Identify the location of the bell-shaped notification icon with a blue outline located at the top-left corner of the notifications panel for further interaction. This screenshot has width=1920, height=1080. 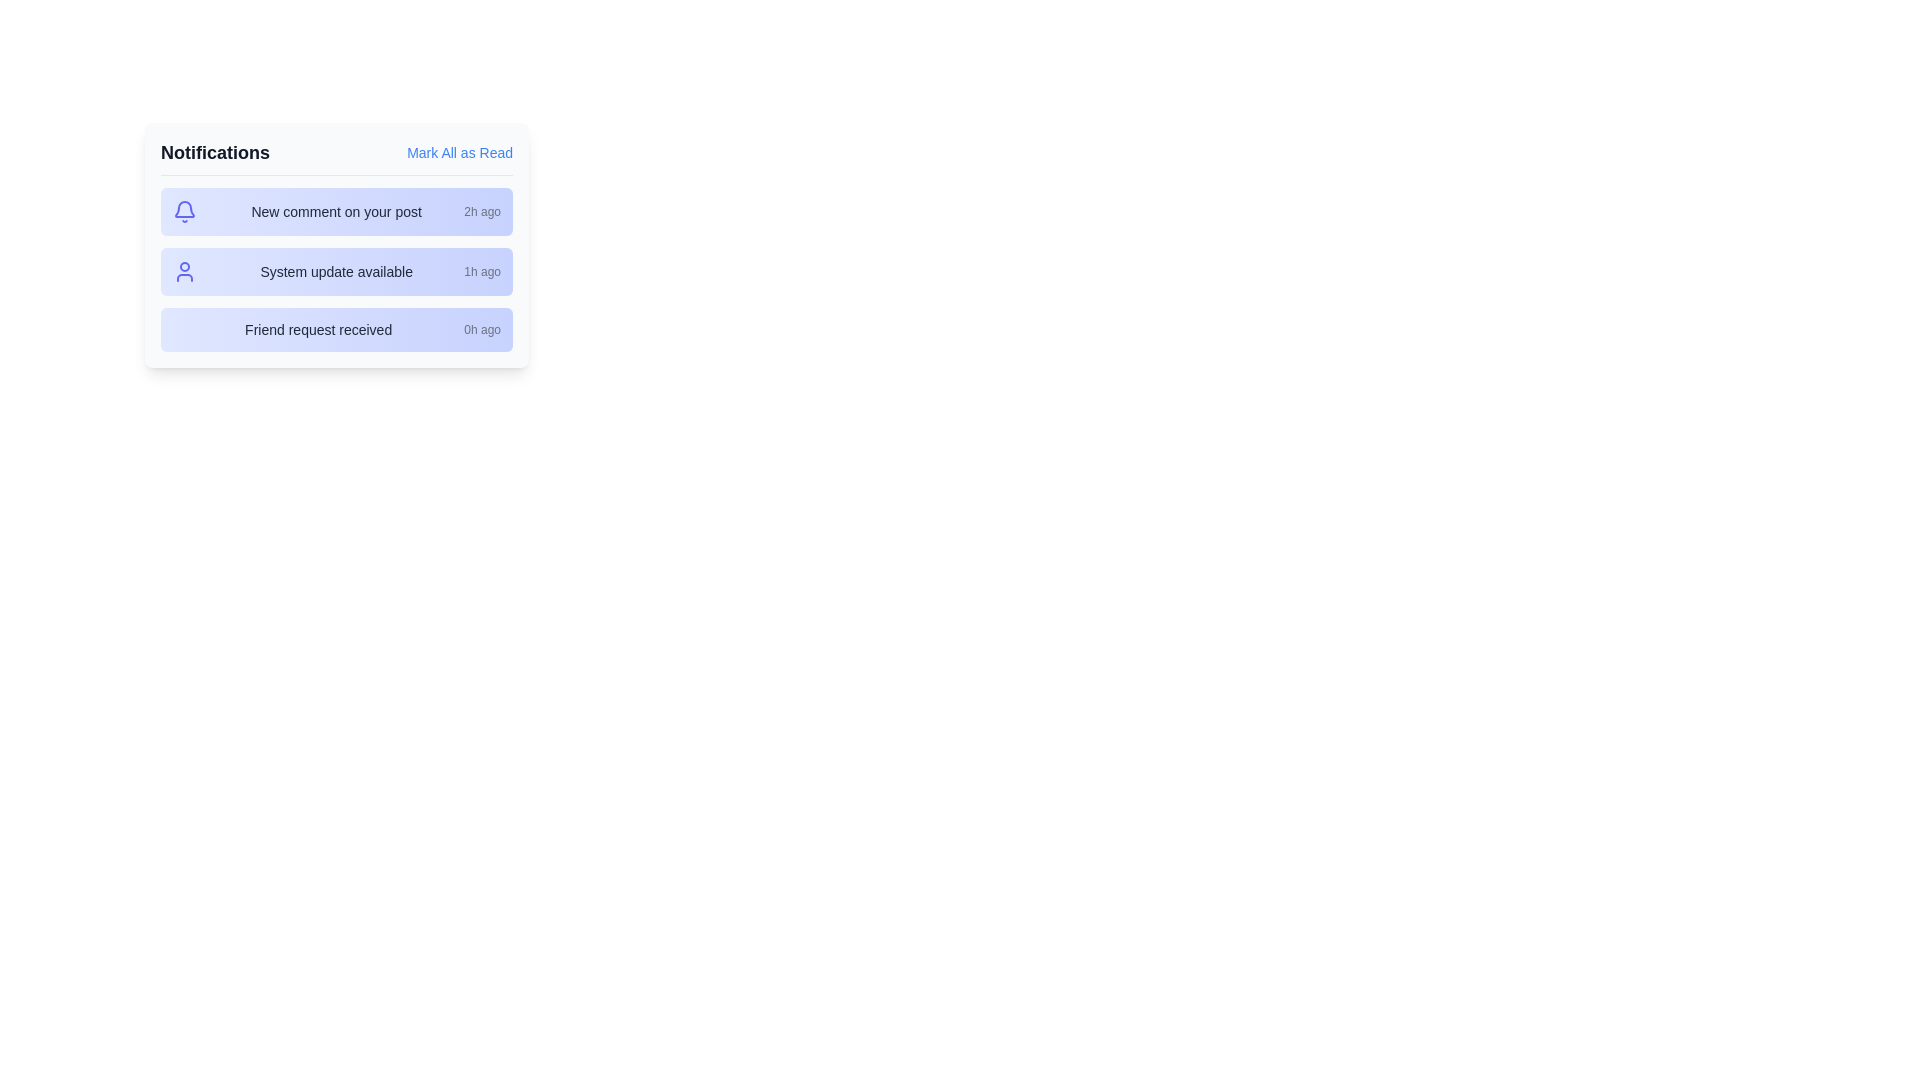
(185, 209).